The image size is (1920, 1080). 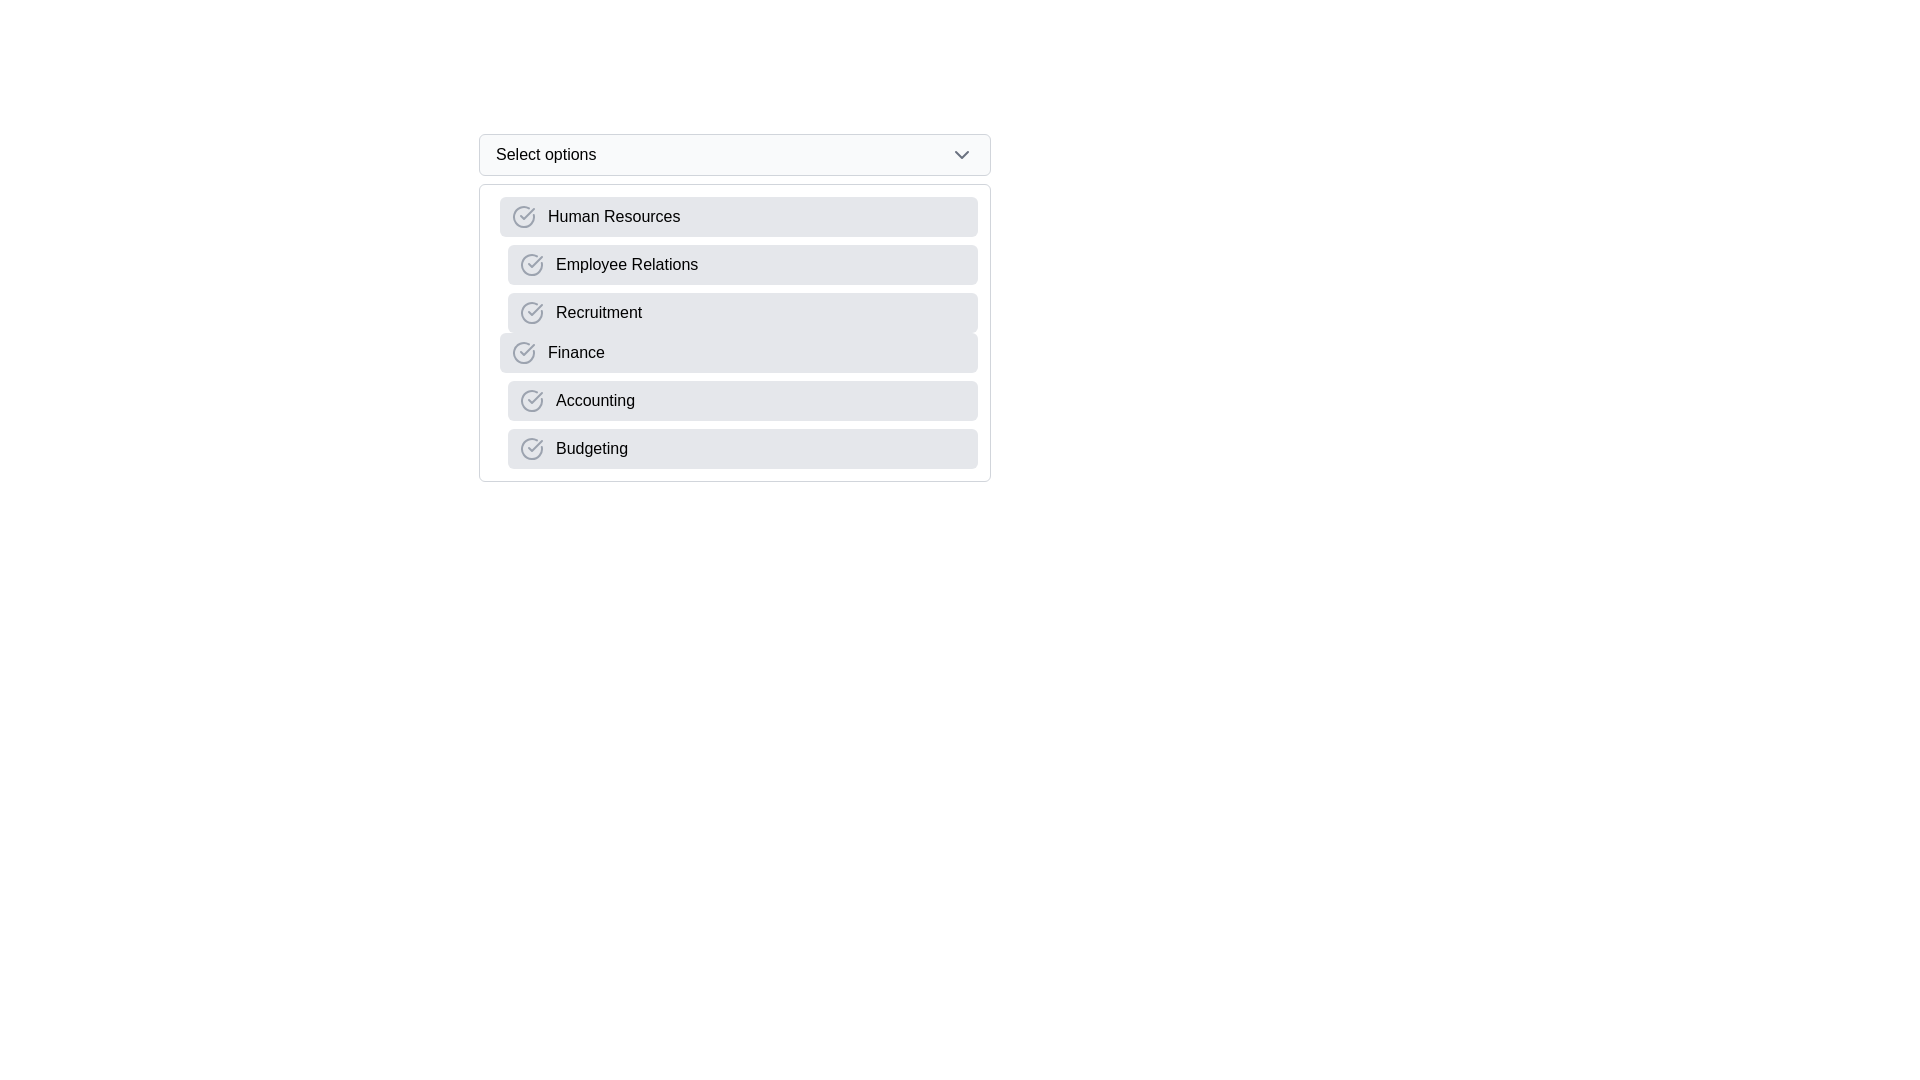 I want to click on the circular graphic containing an arc segment that is part of the icon to the left of the word 'Budgeting', so click(x=532, y=447).